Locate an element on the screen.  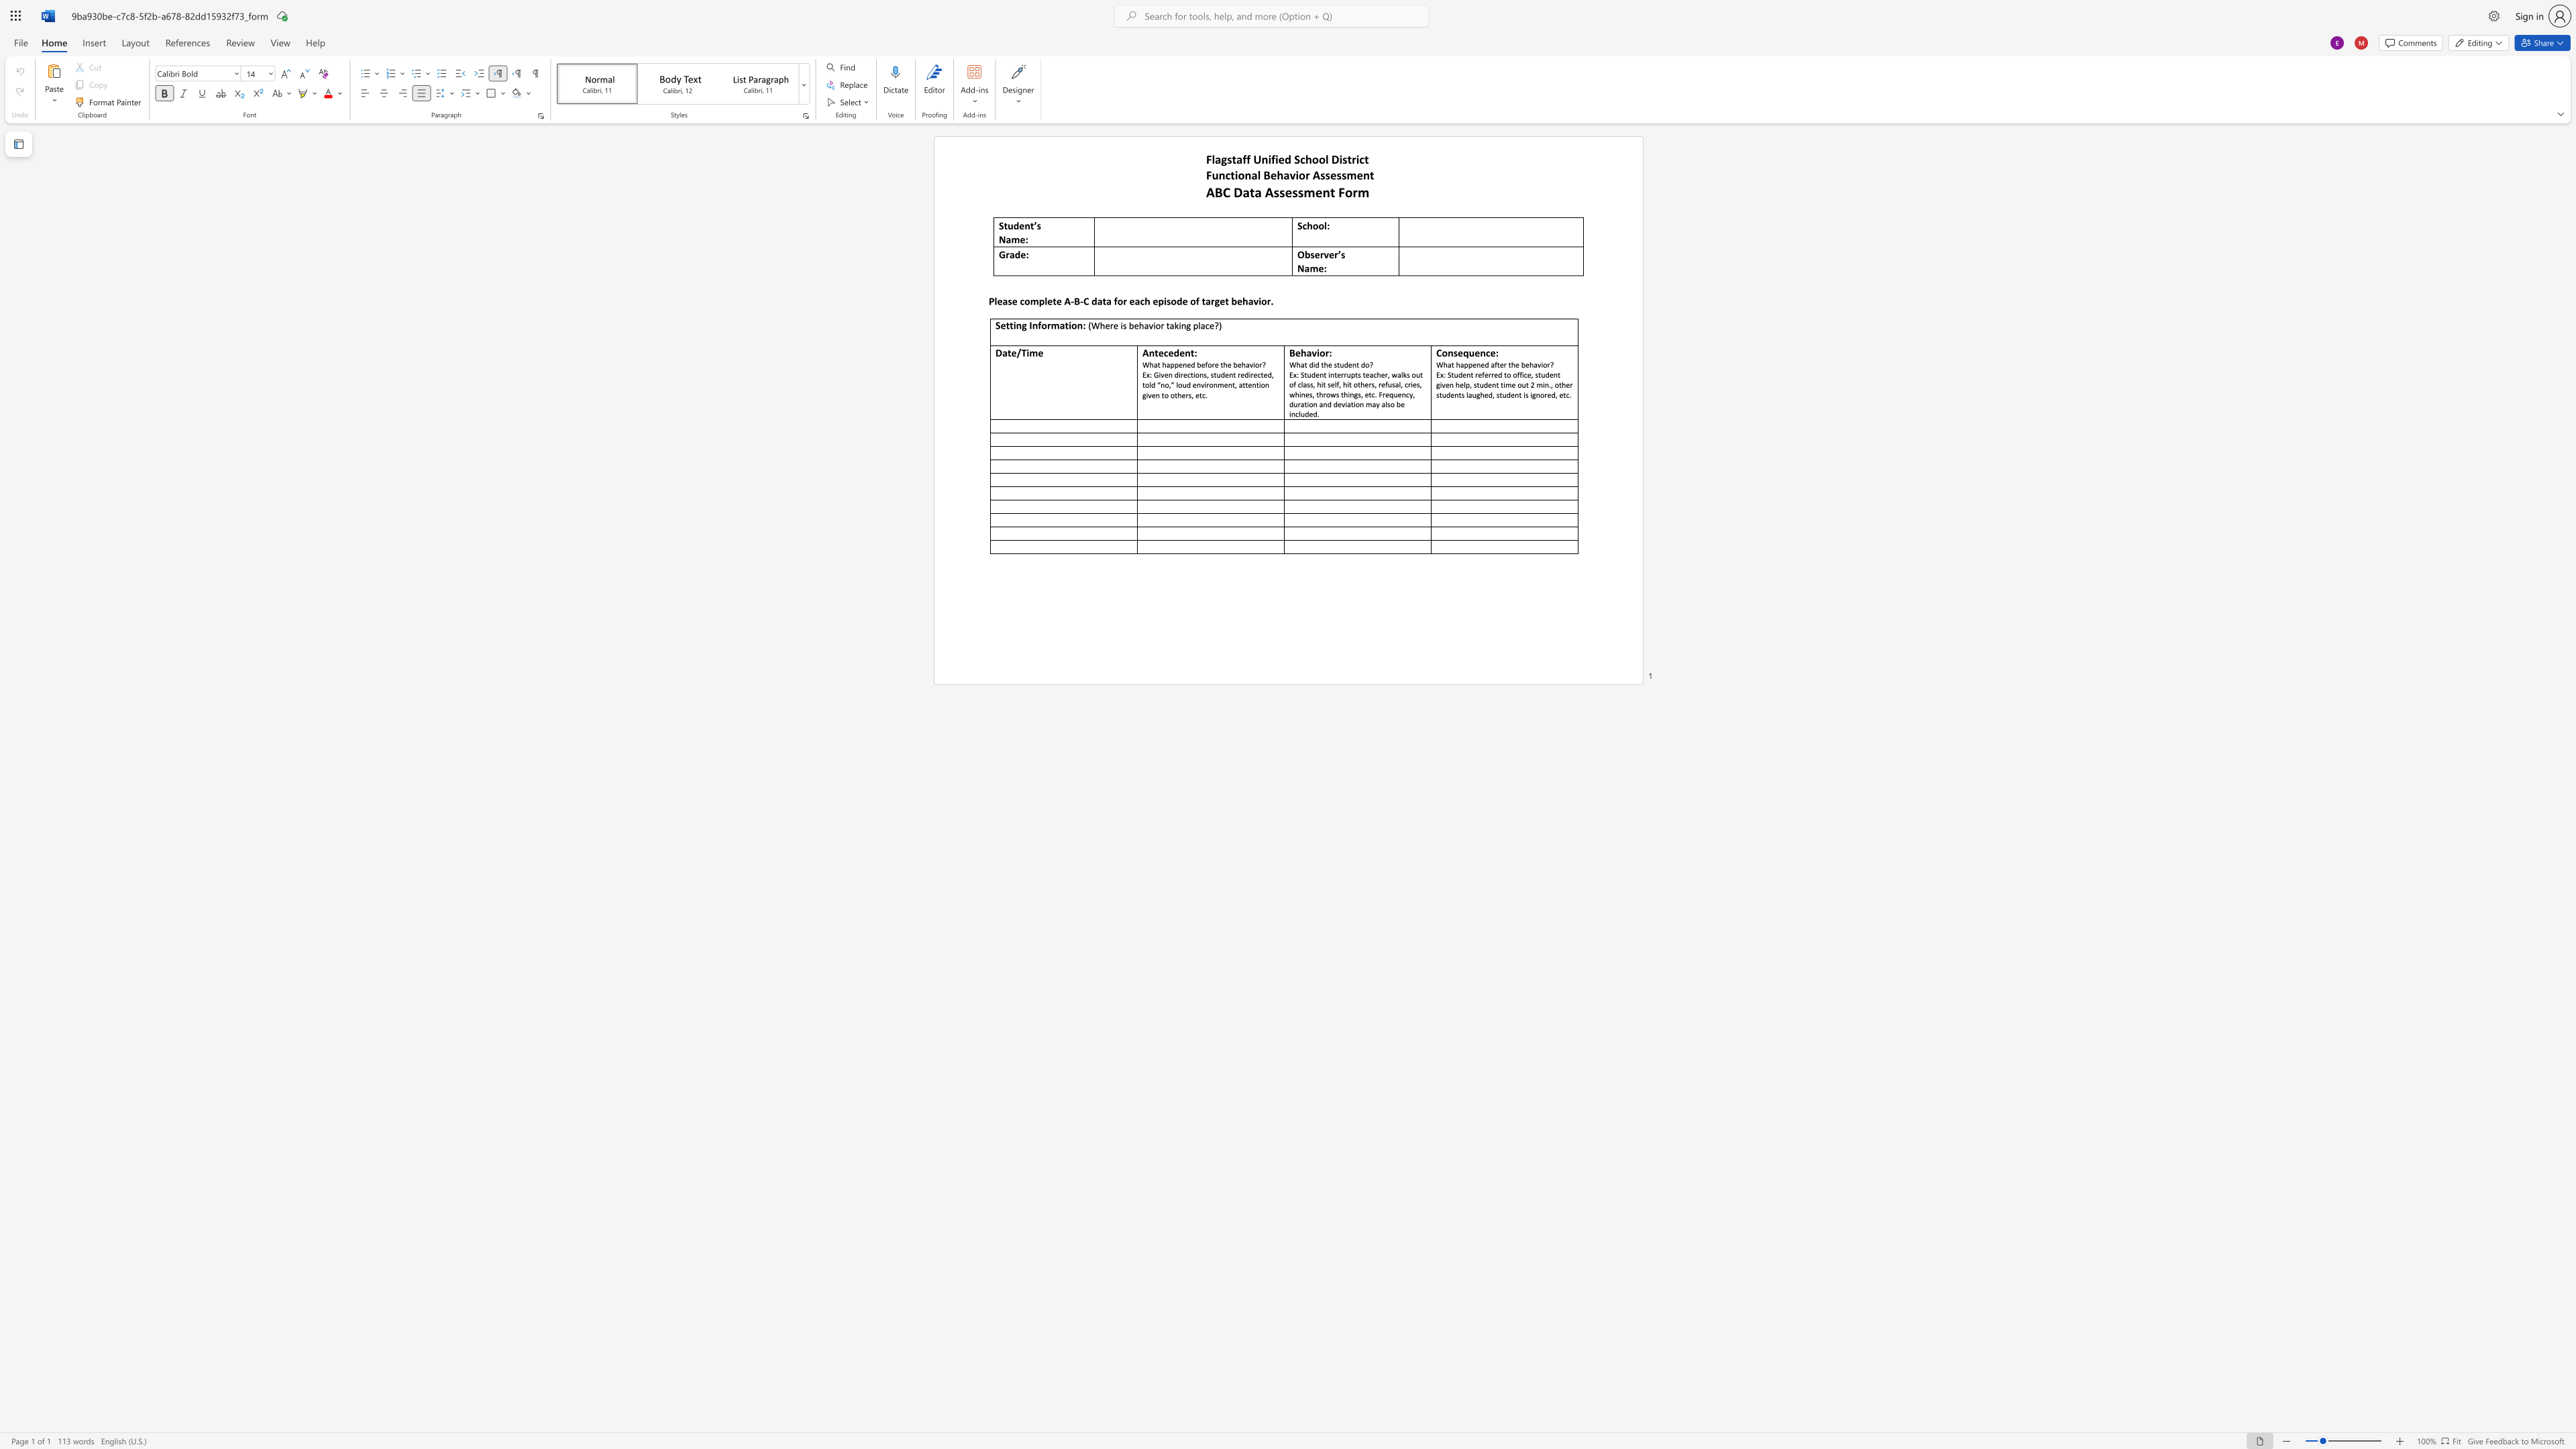
the subset text "rected, tol" within the text "iven directions, student redirected, told “no," is located at coordinates (1249, 373).